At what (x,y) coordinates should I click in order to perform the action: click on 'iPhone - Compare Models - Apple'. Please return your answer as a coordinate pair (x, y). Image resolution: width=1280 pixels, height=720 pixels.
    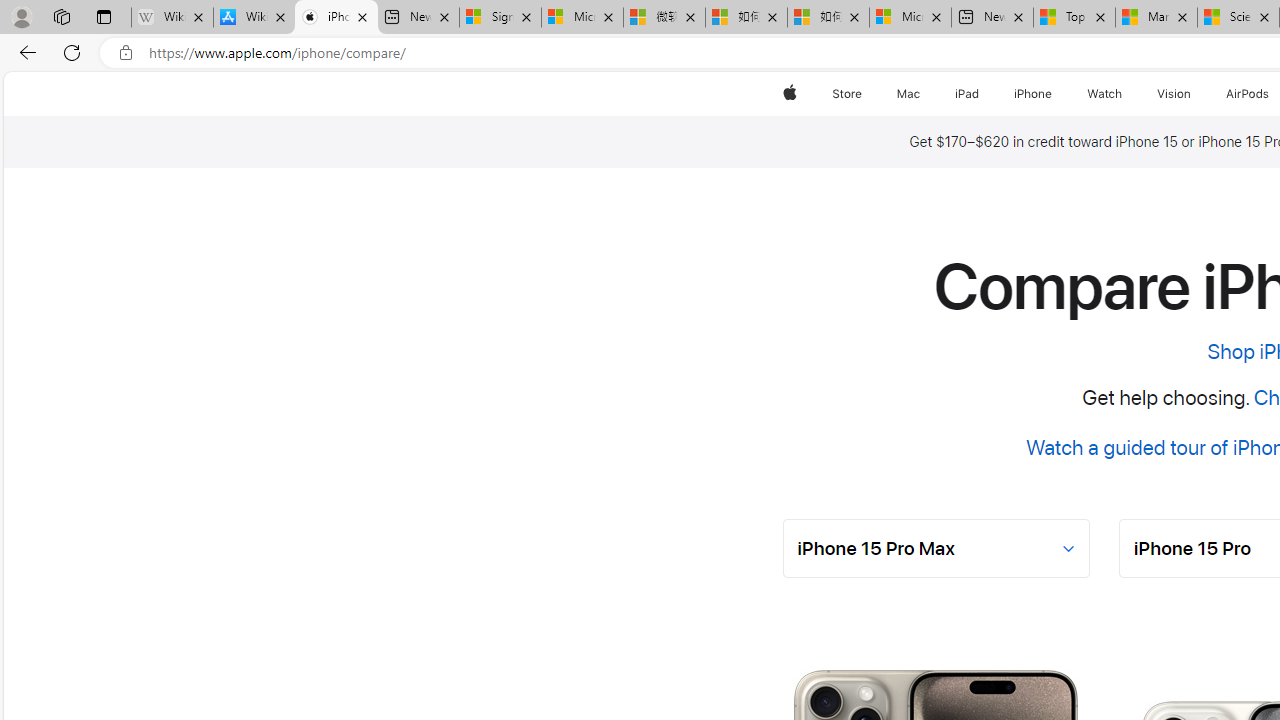
    Looking at the image, I should click on (336, 17).